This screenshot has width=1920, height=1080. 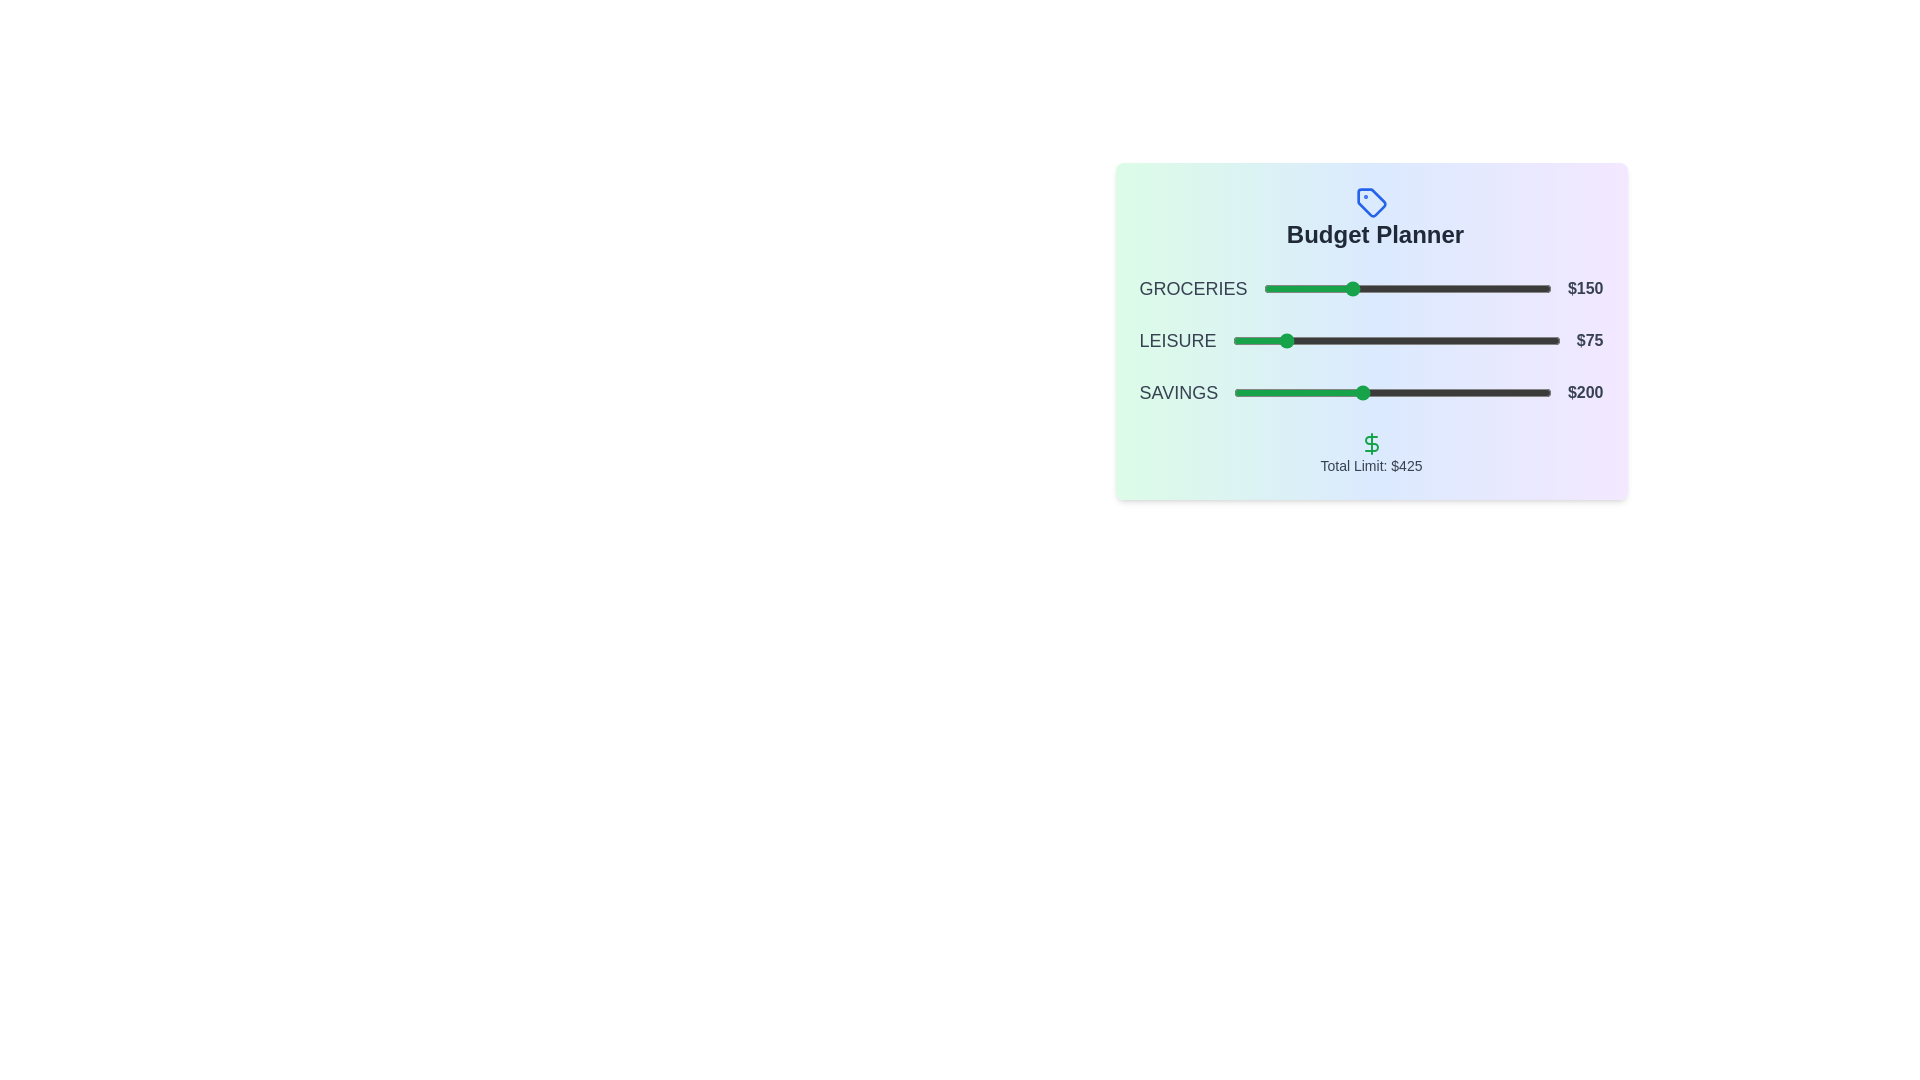 What do you see at coordinates (1491, 339) in the screenshot?
I see `the slider for 1 to 395` at bounding box center [1491, 339].